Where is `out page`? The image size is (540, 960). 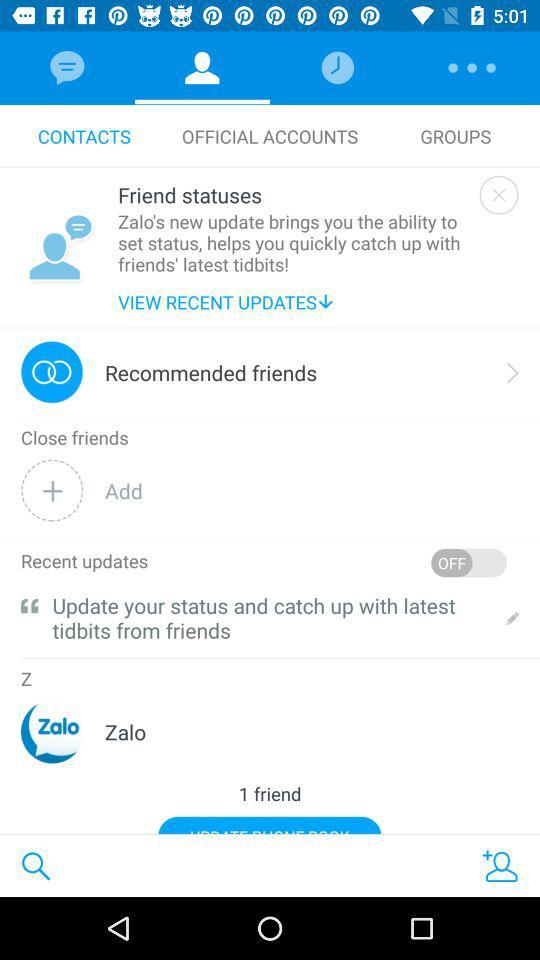
out page is located at coordinates (498, 195).